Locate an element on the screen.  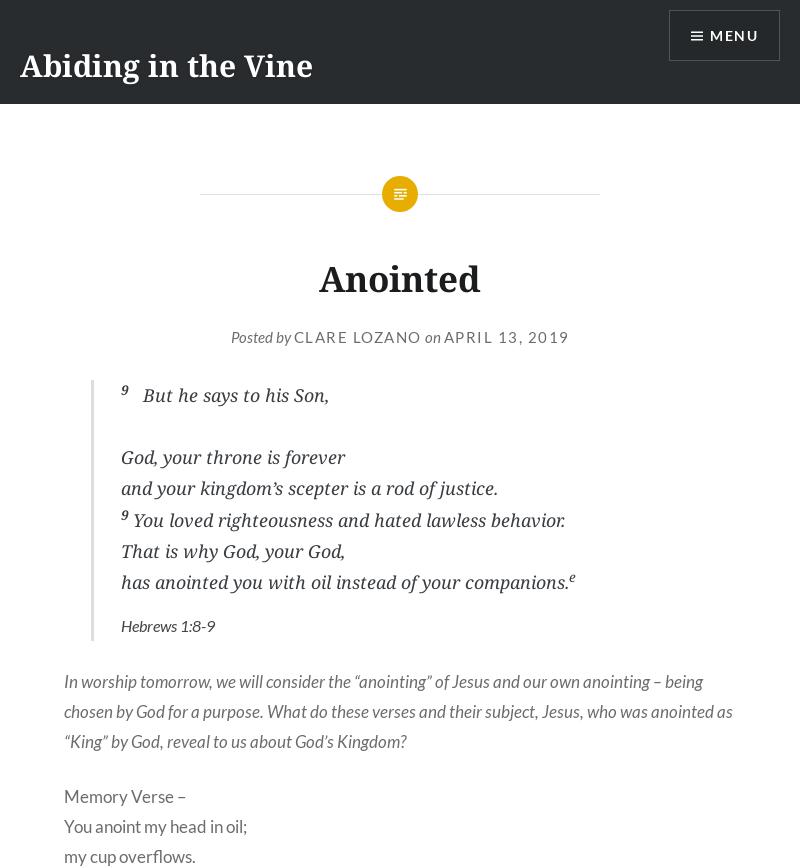
'has anointed you with oil instead of your companions.' is located at coordinates (344, 581).